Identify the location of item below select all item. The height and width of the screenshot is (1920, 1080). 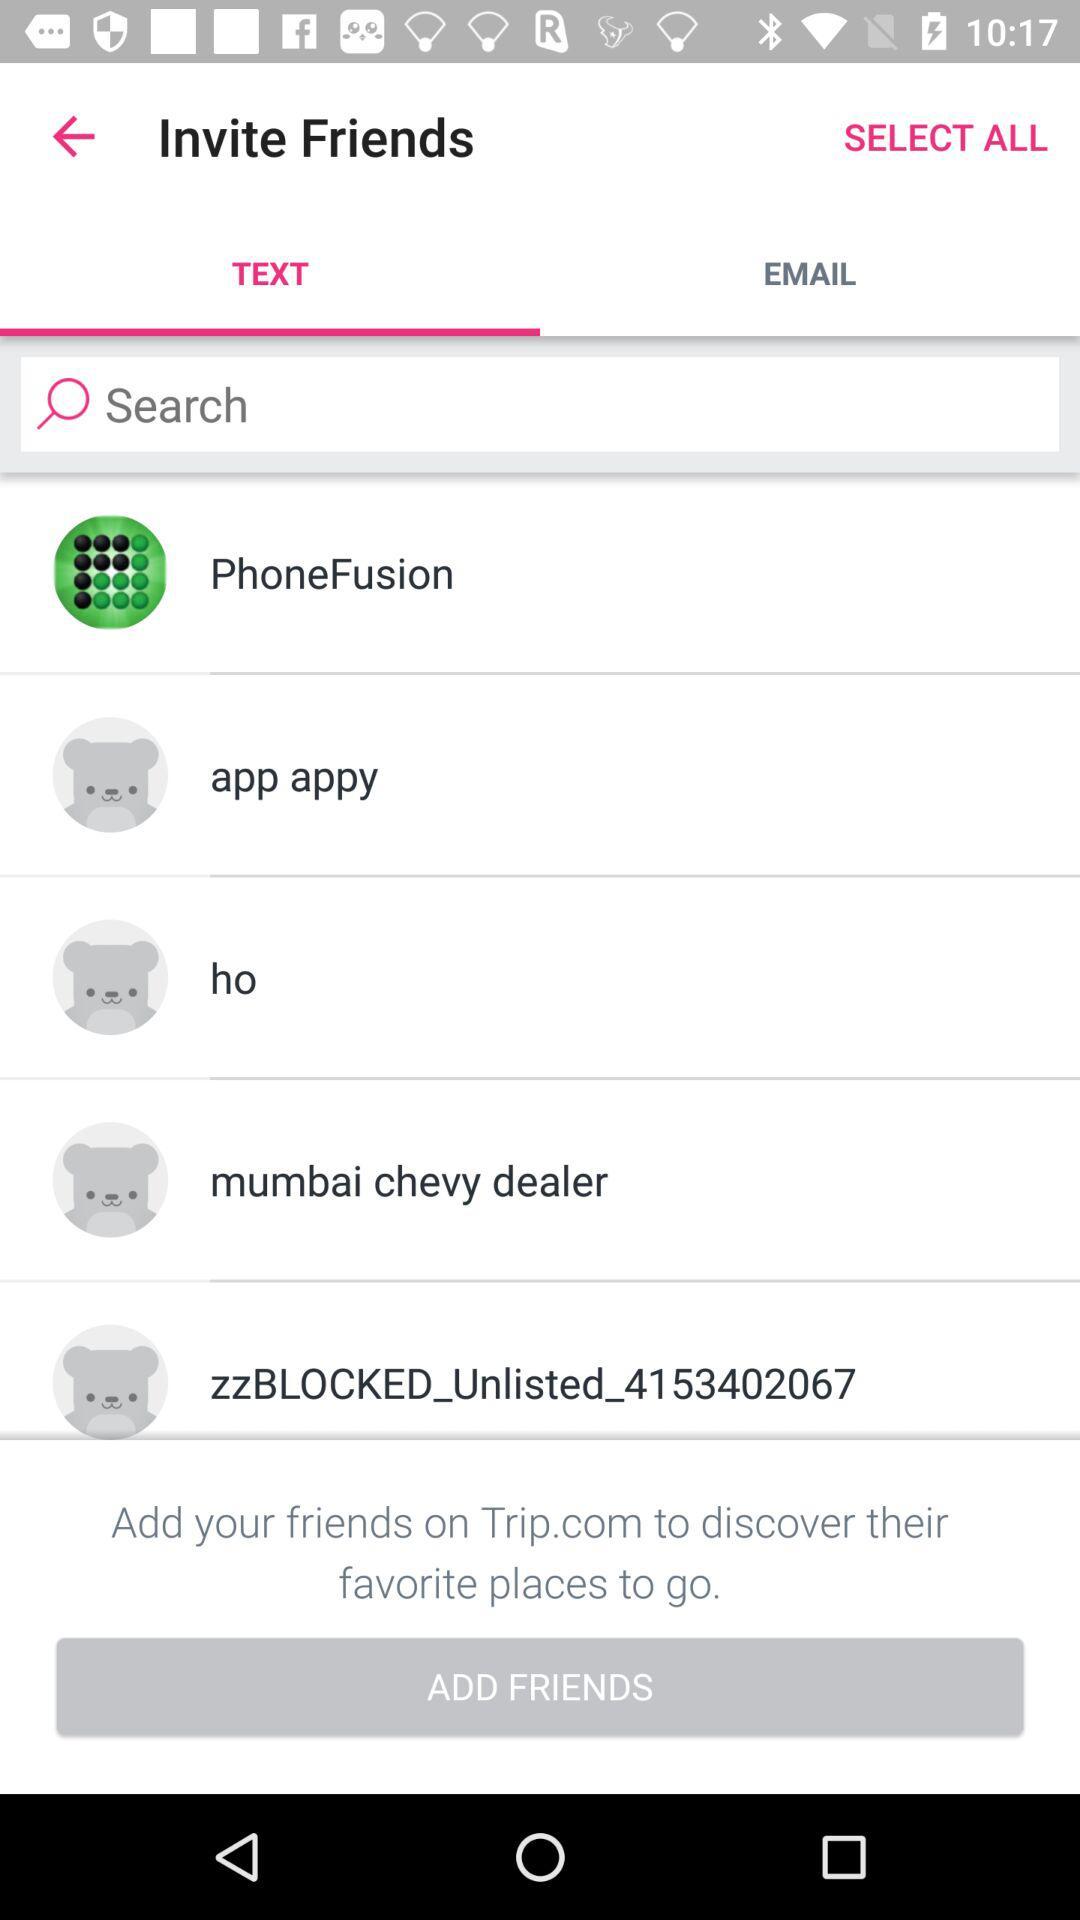
(810, 272).